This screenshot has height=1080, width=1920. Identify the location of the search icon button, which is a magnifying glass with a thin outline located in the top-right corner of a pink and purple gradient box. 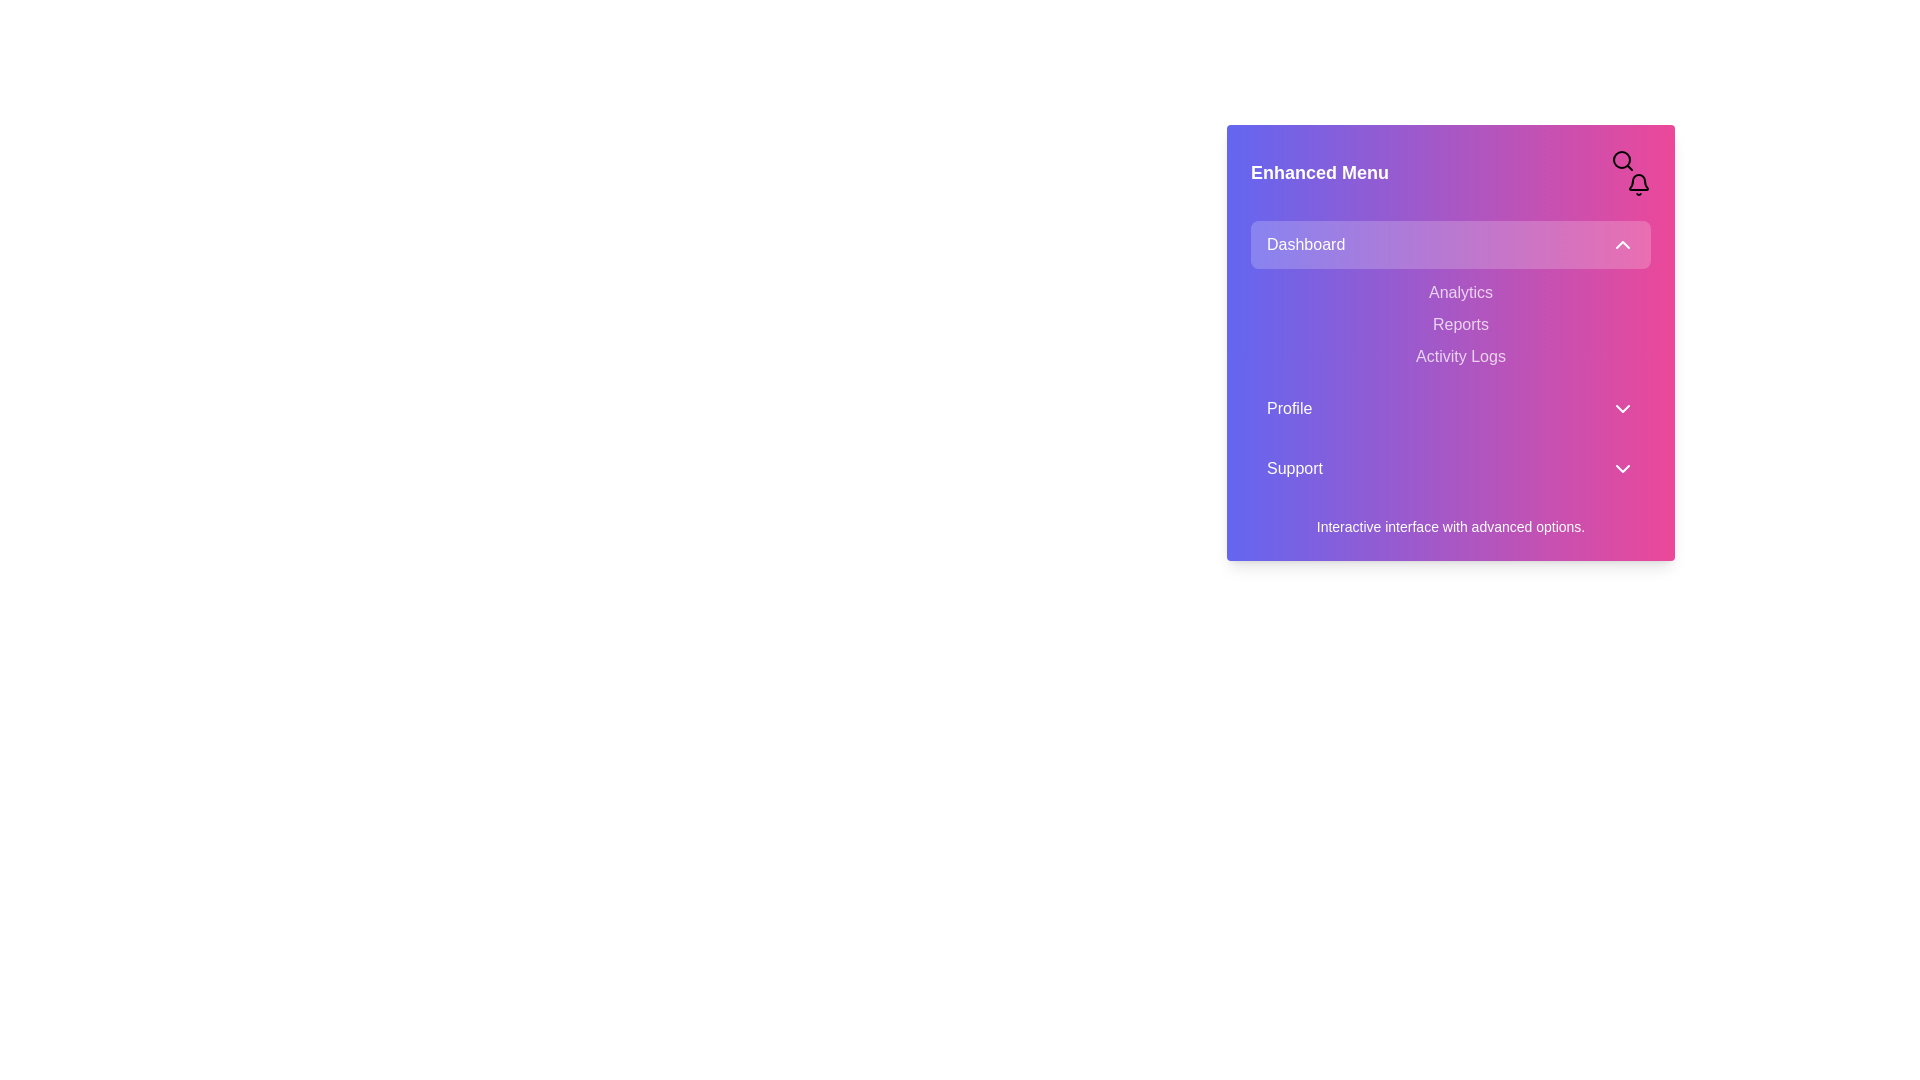
(1622, 160).